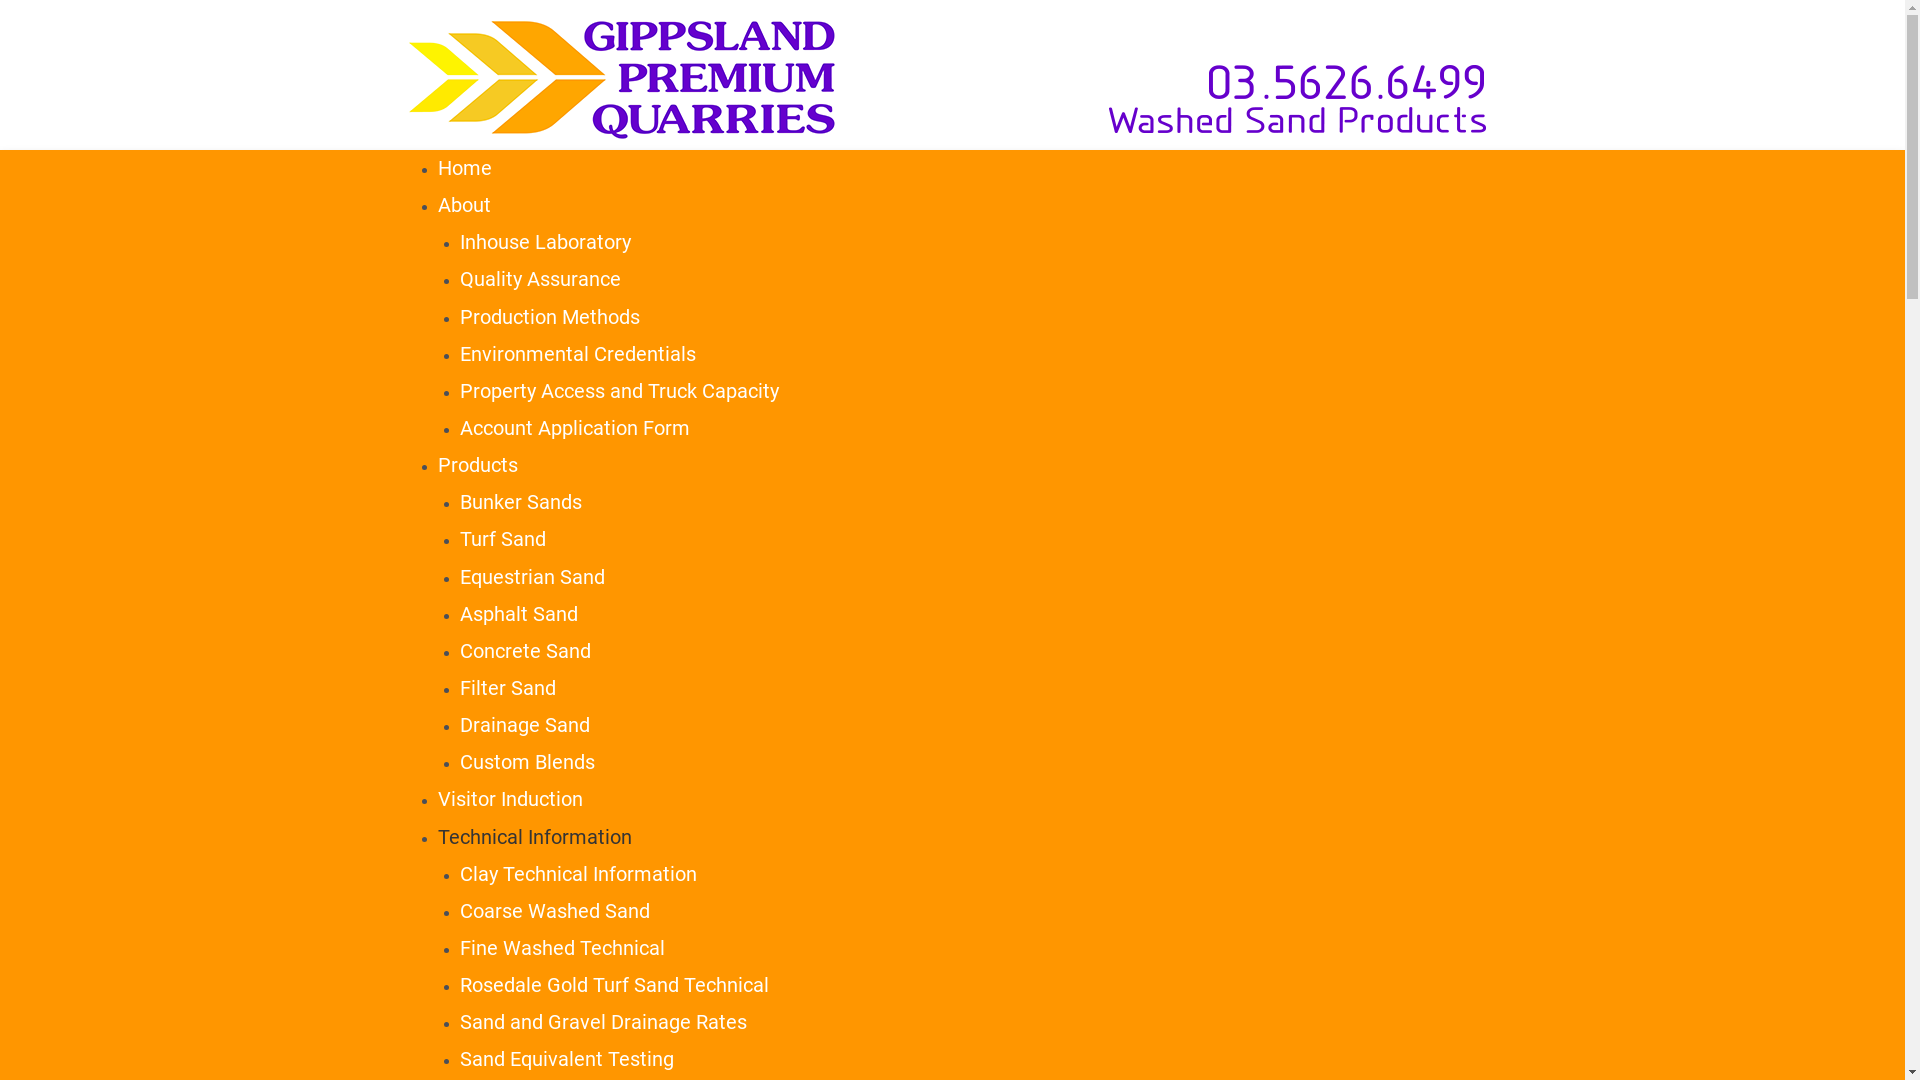 The height and width of the screenshot is (1080, 1920). Describe the element at coordinates (613, 983) in the screenshot. I see `'Rosedale Gold Turf Sand Technical'` at that location.